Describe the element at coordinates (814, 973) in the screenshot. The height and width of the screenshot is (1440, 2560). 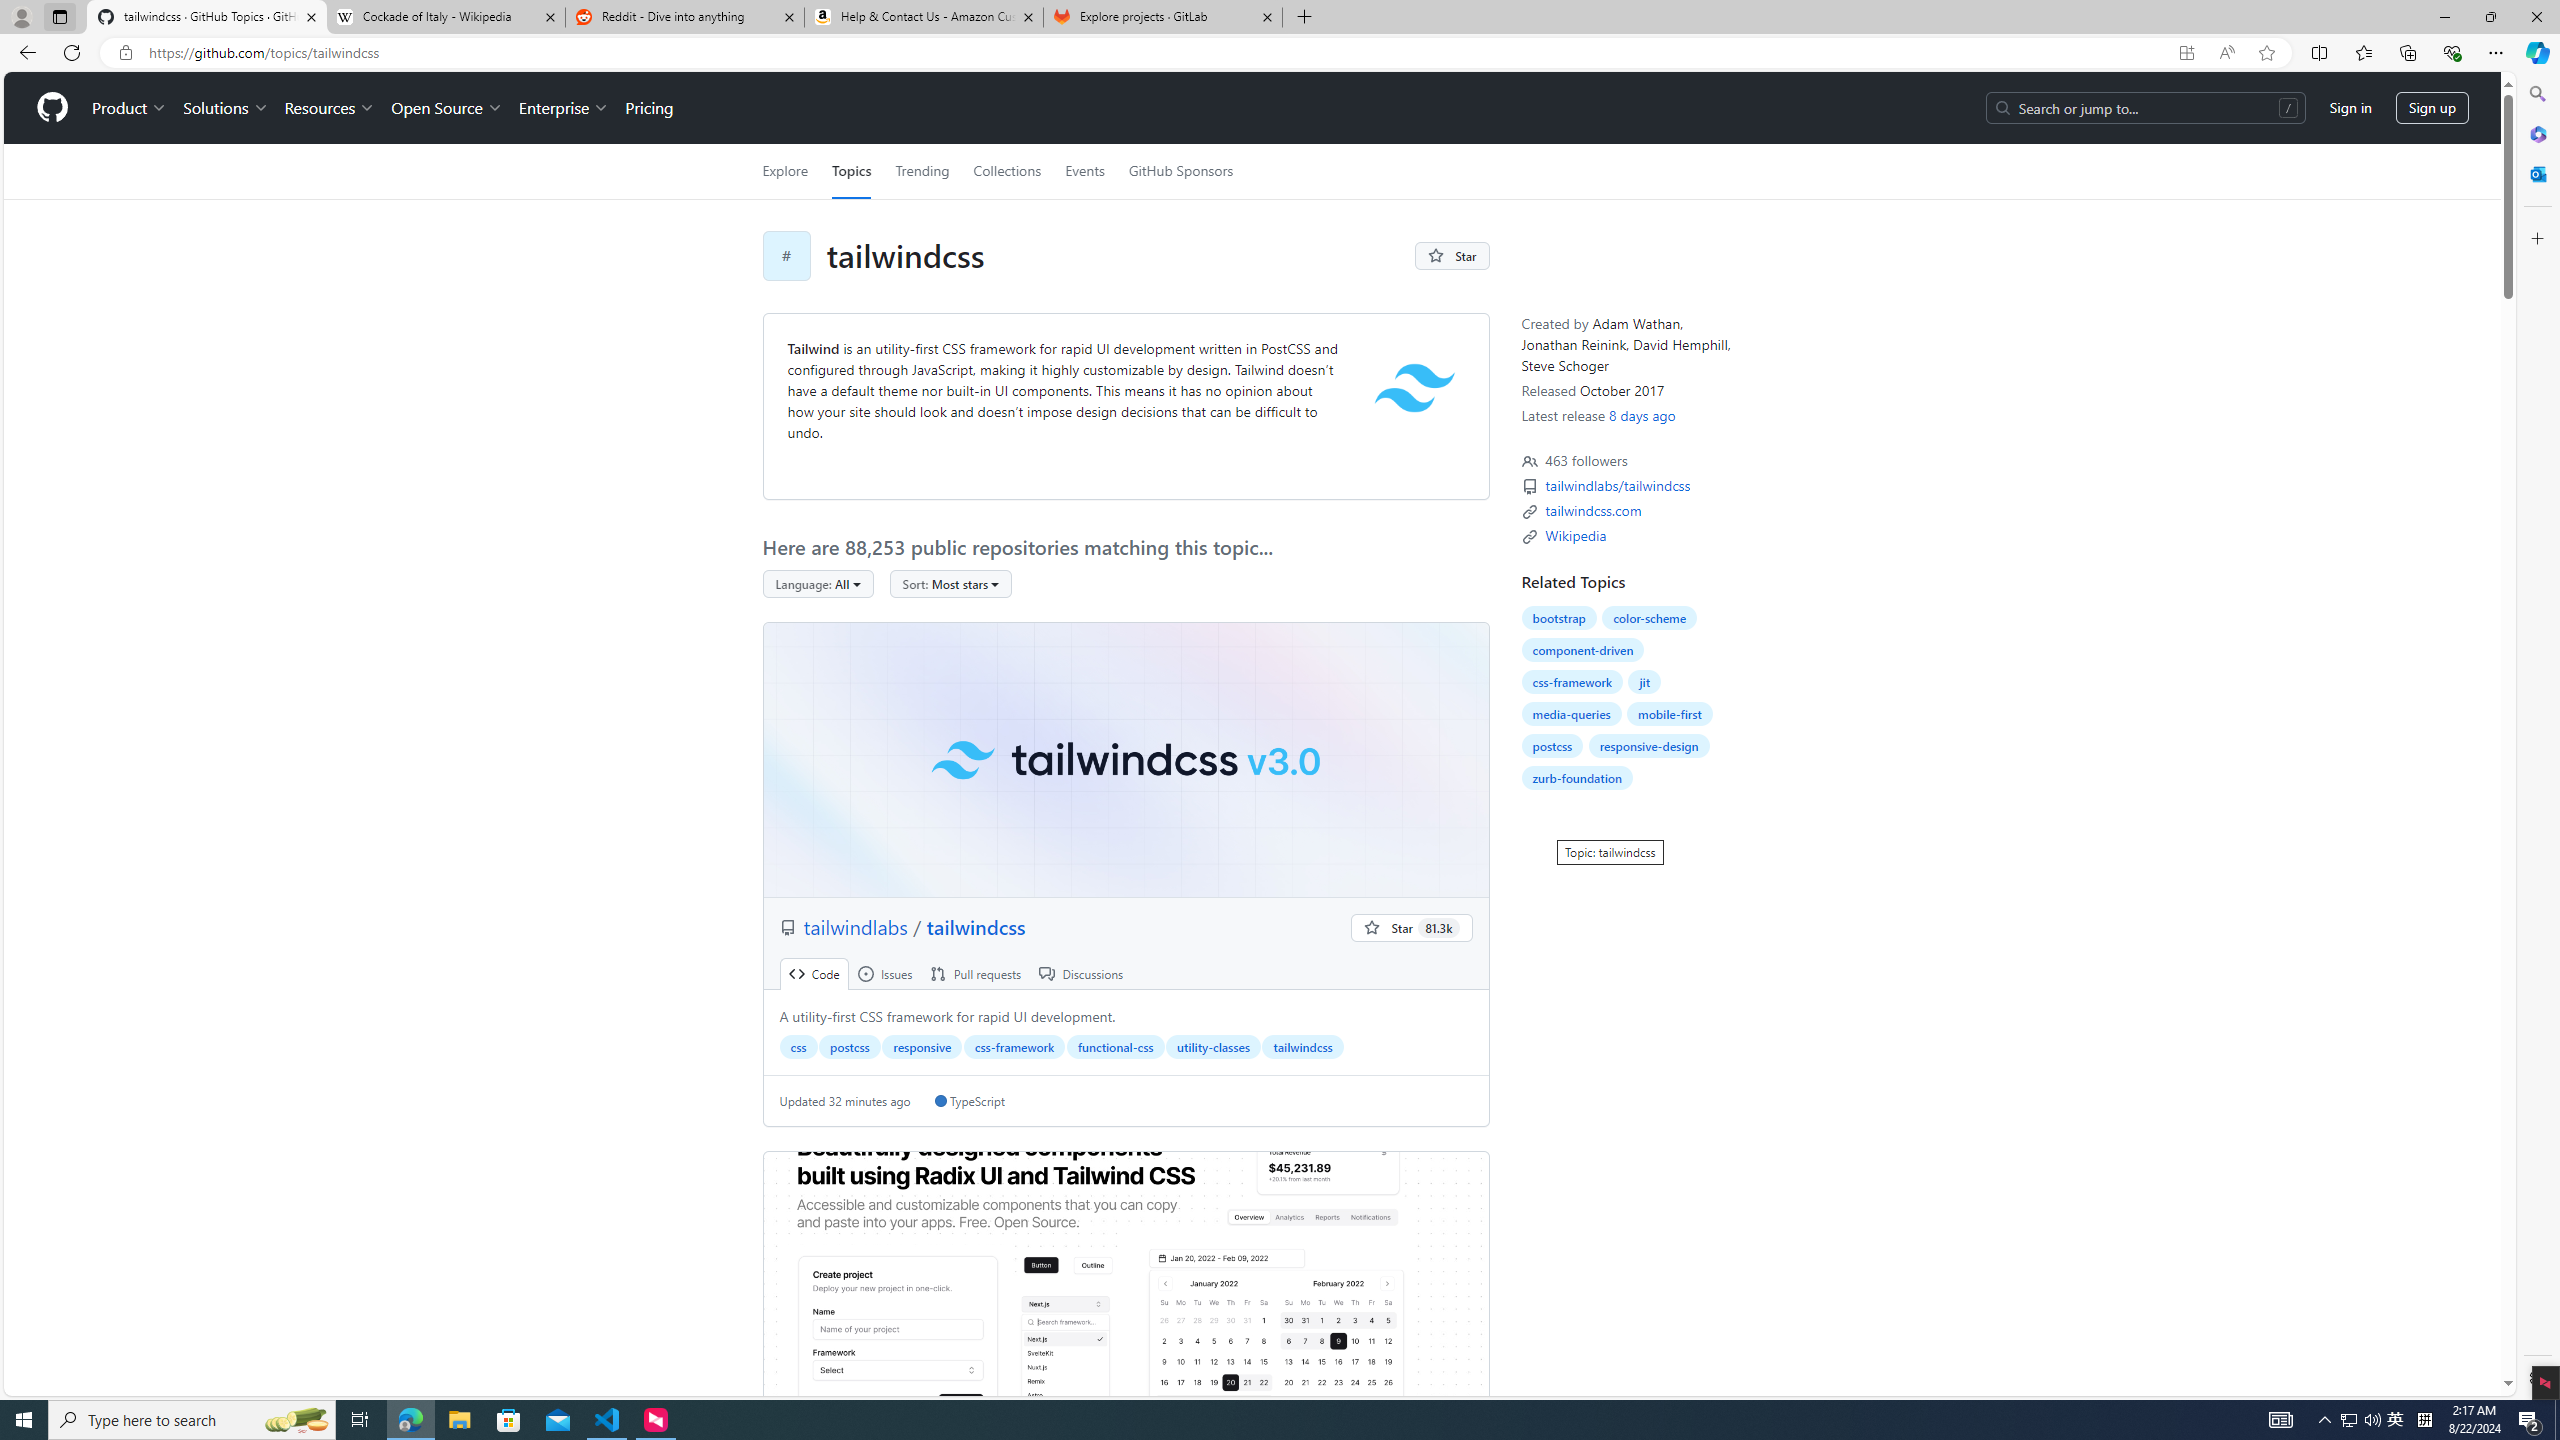
I see `' Code'` at that location.